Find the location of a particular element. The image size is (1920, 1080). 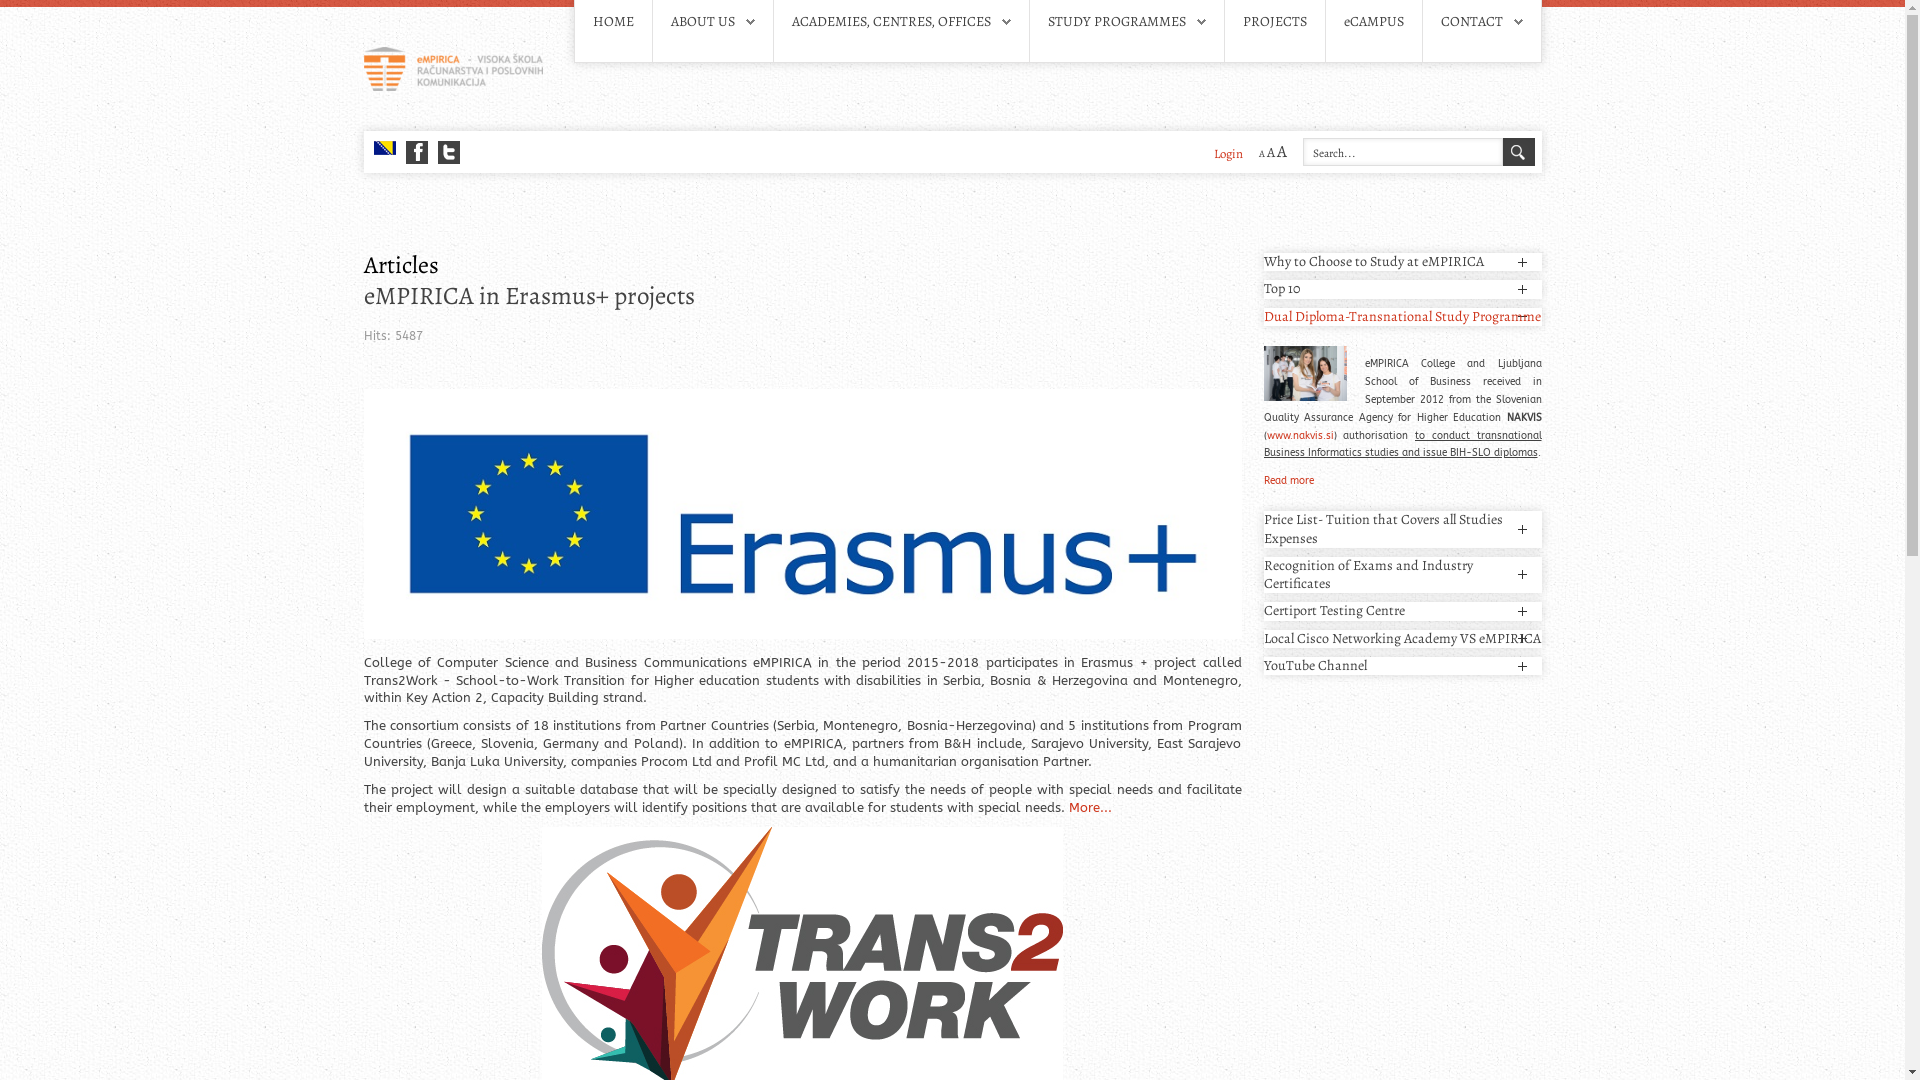

'HOME' is located at coordinates (611, 22).